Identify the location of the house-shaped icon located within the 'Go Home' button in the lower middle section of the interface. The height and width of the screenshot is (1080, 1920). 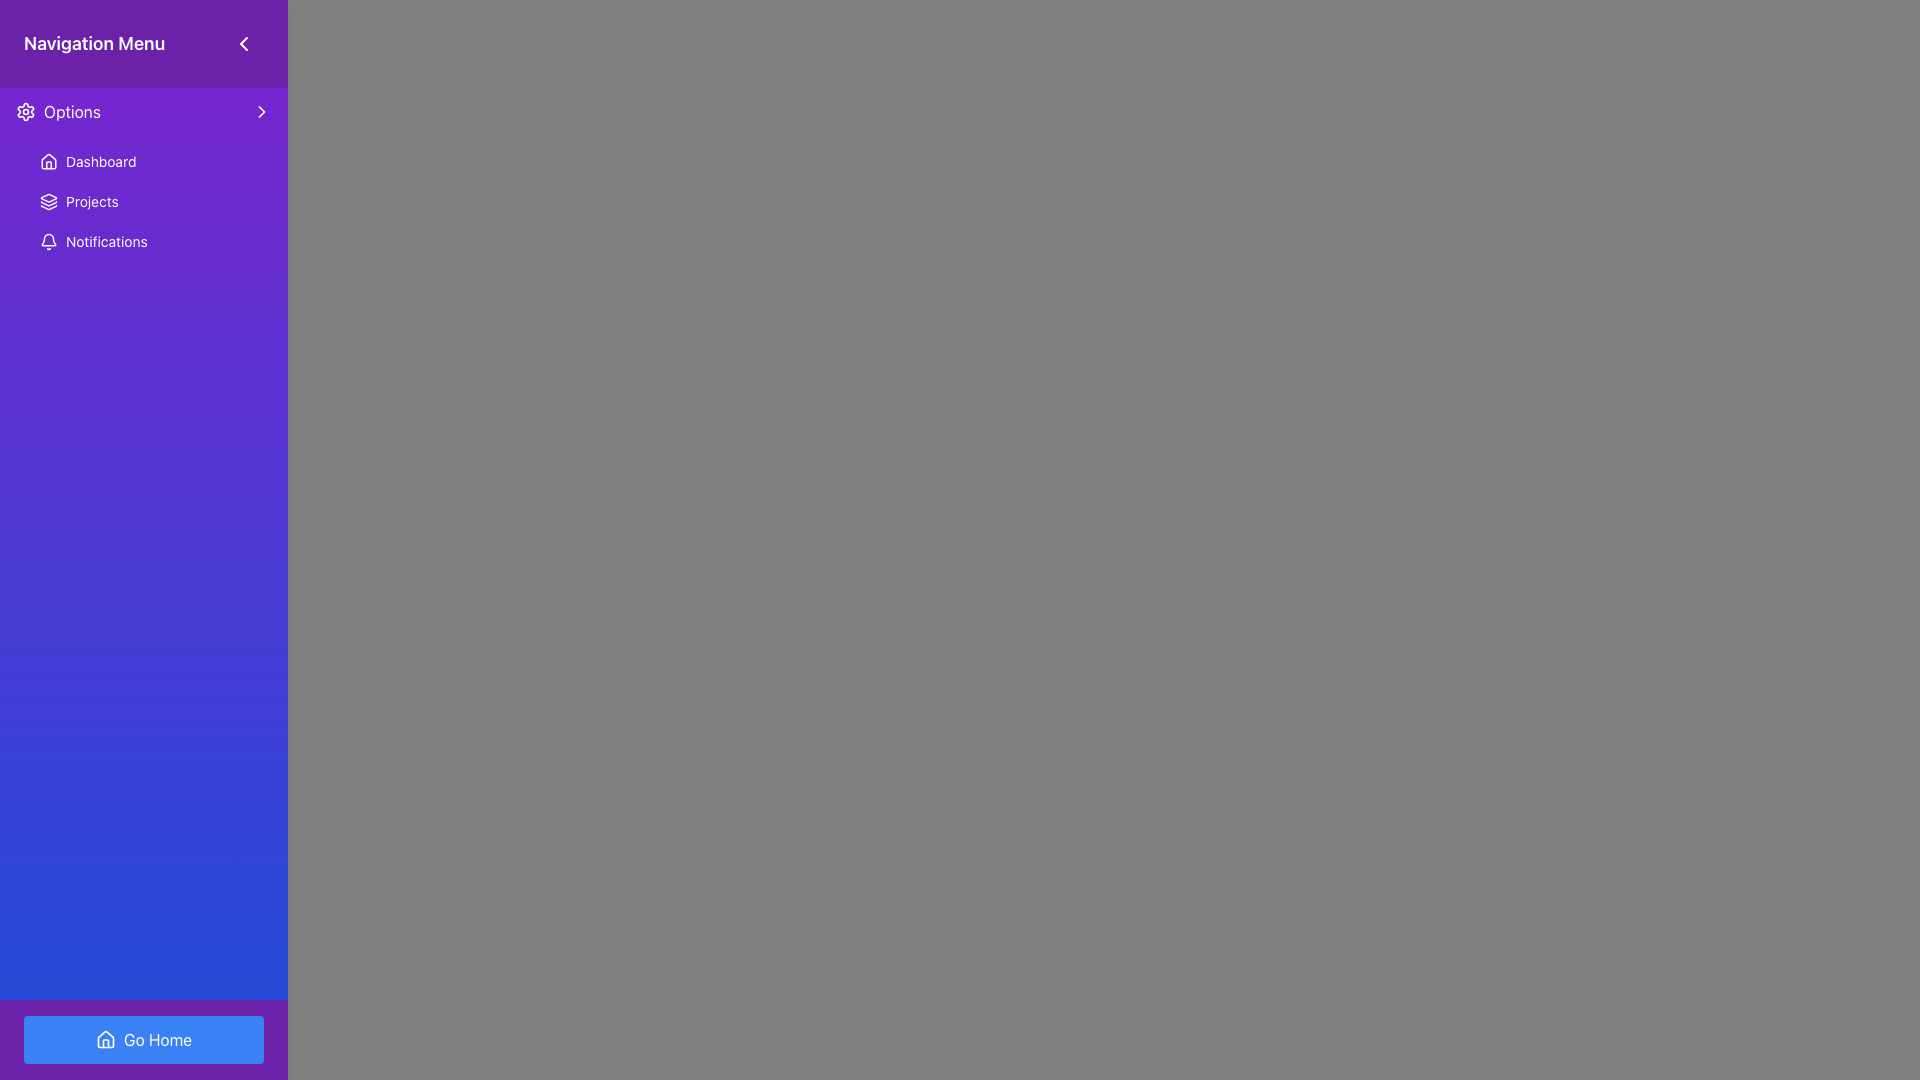
(104, 1039).